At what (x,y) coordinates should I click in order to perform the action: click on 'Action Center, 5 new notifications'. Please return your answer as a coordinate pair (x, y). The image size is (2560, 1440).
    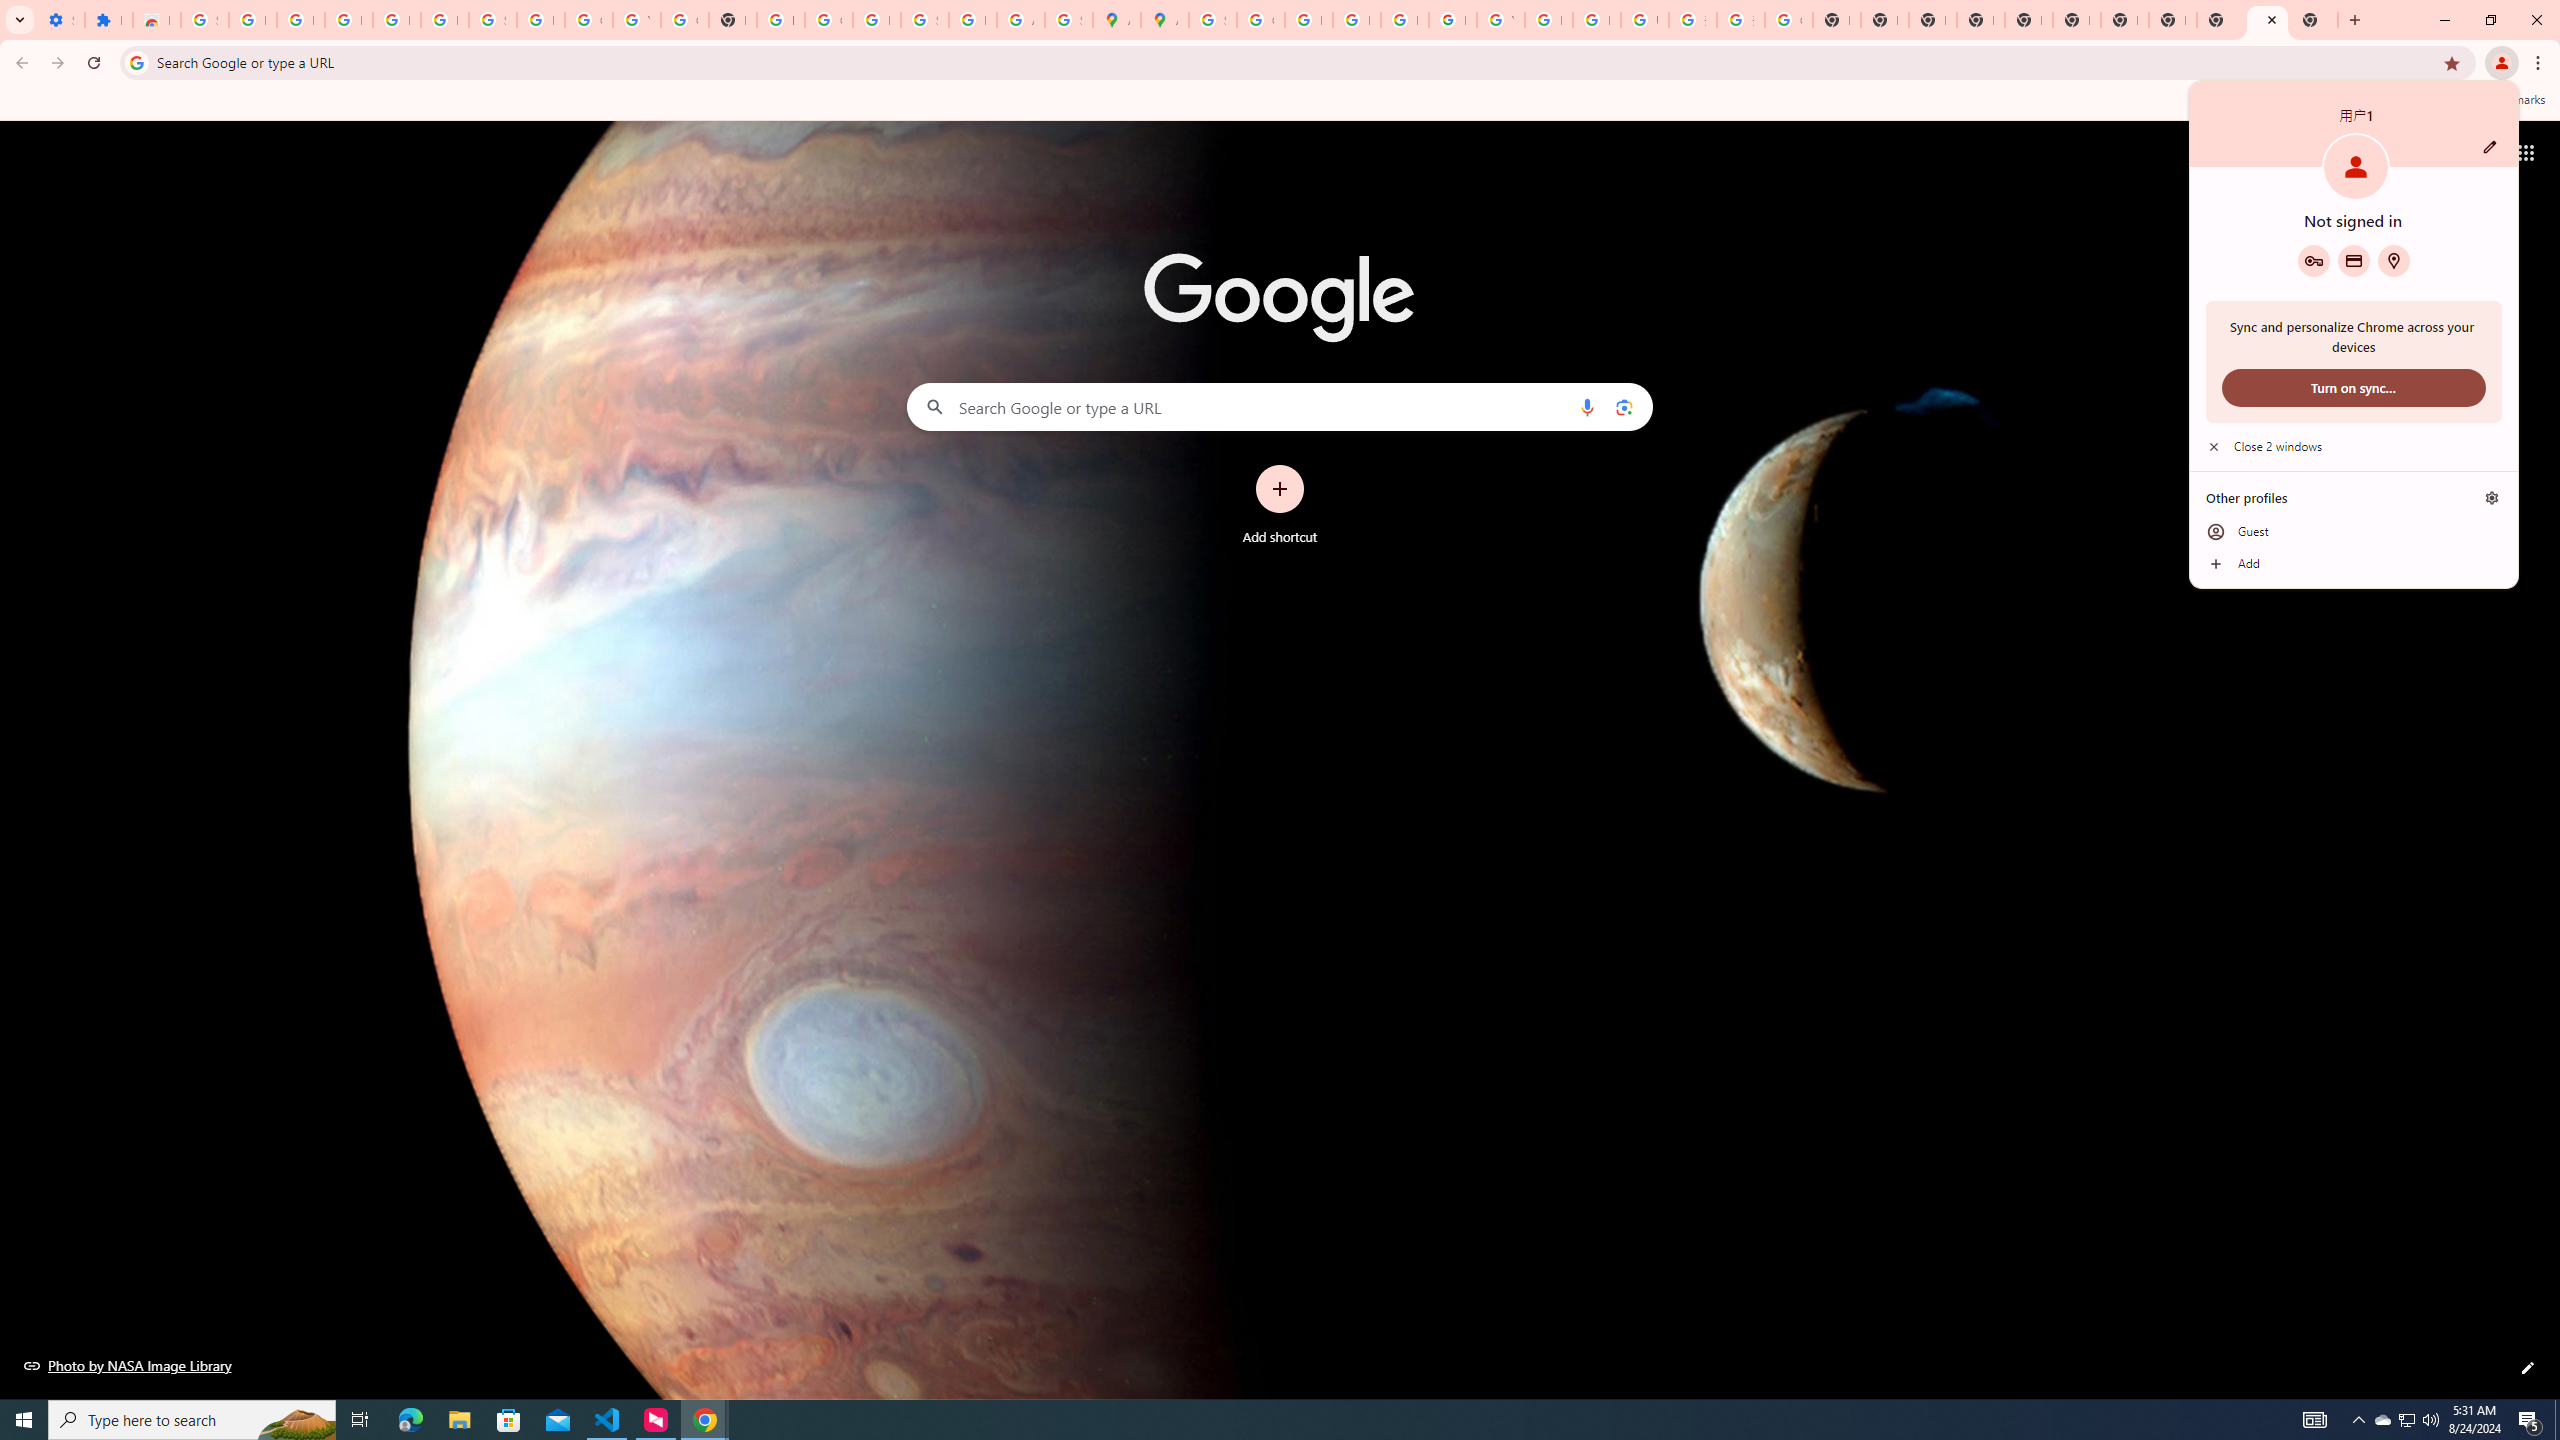
    Looking at the image, I should click on (2530, 1418).